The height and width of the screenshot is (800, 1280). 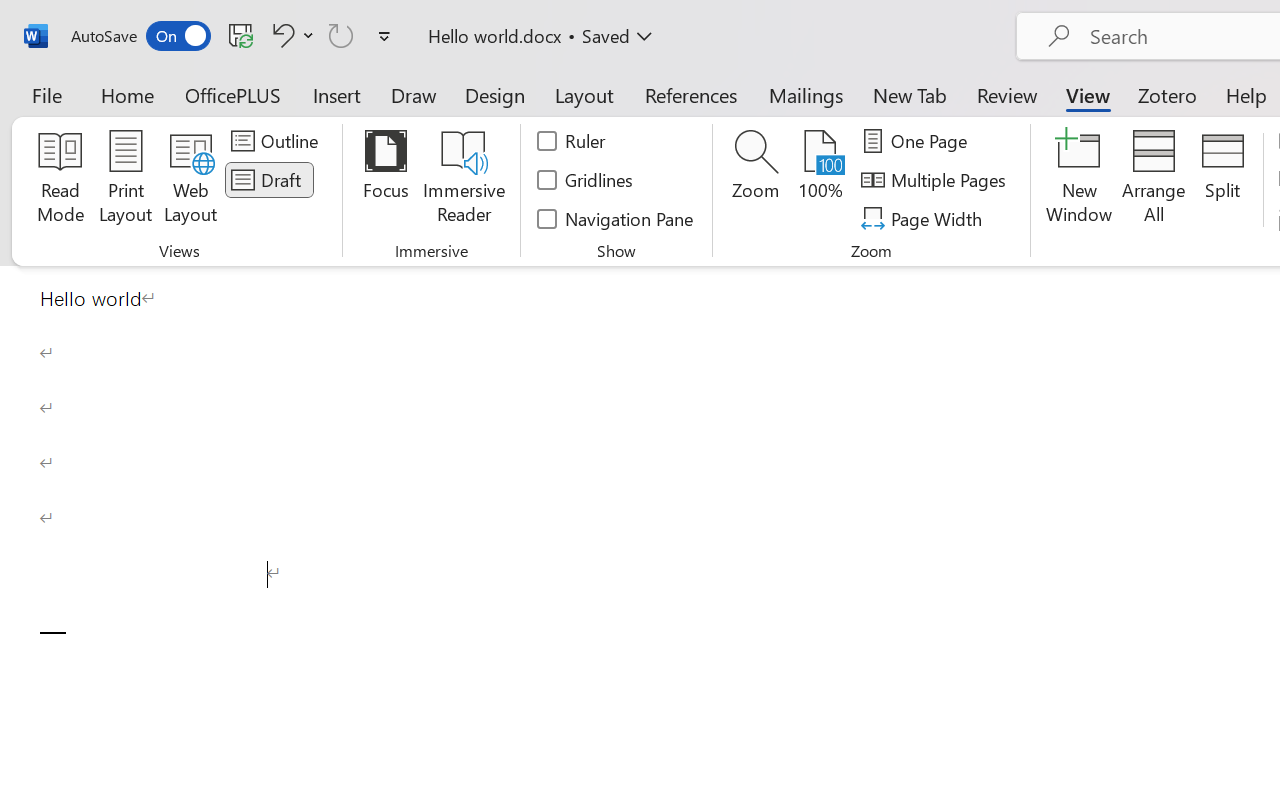 I want to click on 'New Tab', so click(x=909, y=94).